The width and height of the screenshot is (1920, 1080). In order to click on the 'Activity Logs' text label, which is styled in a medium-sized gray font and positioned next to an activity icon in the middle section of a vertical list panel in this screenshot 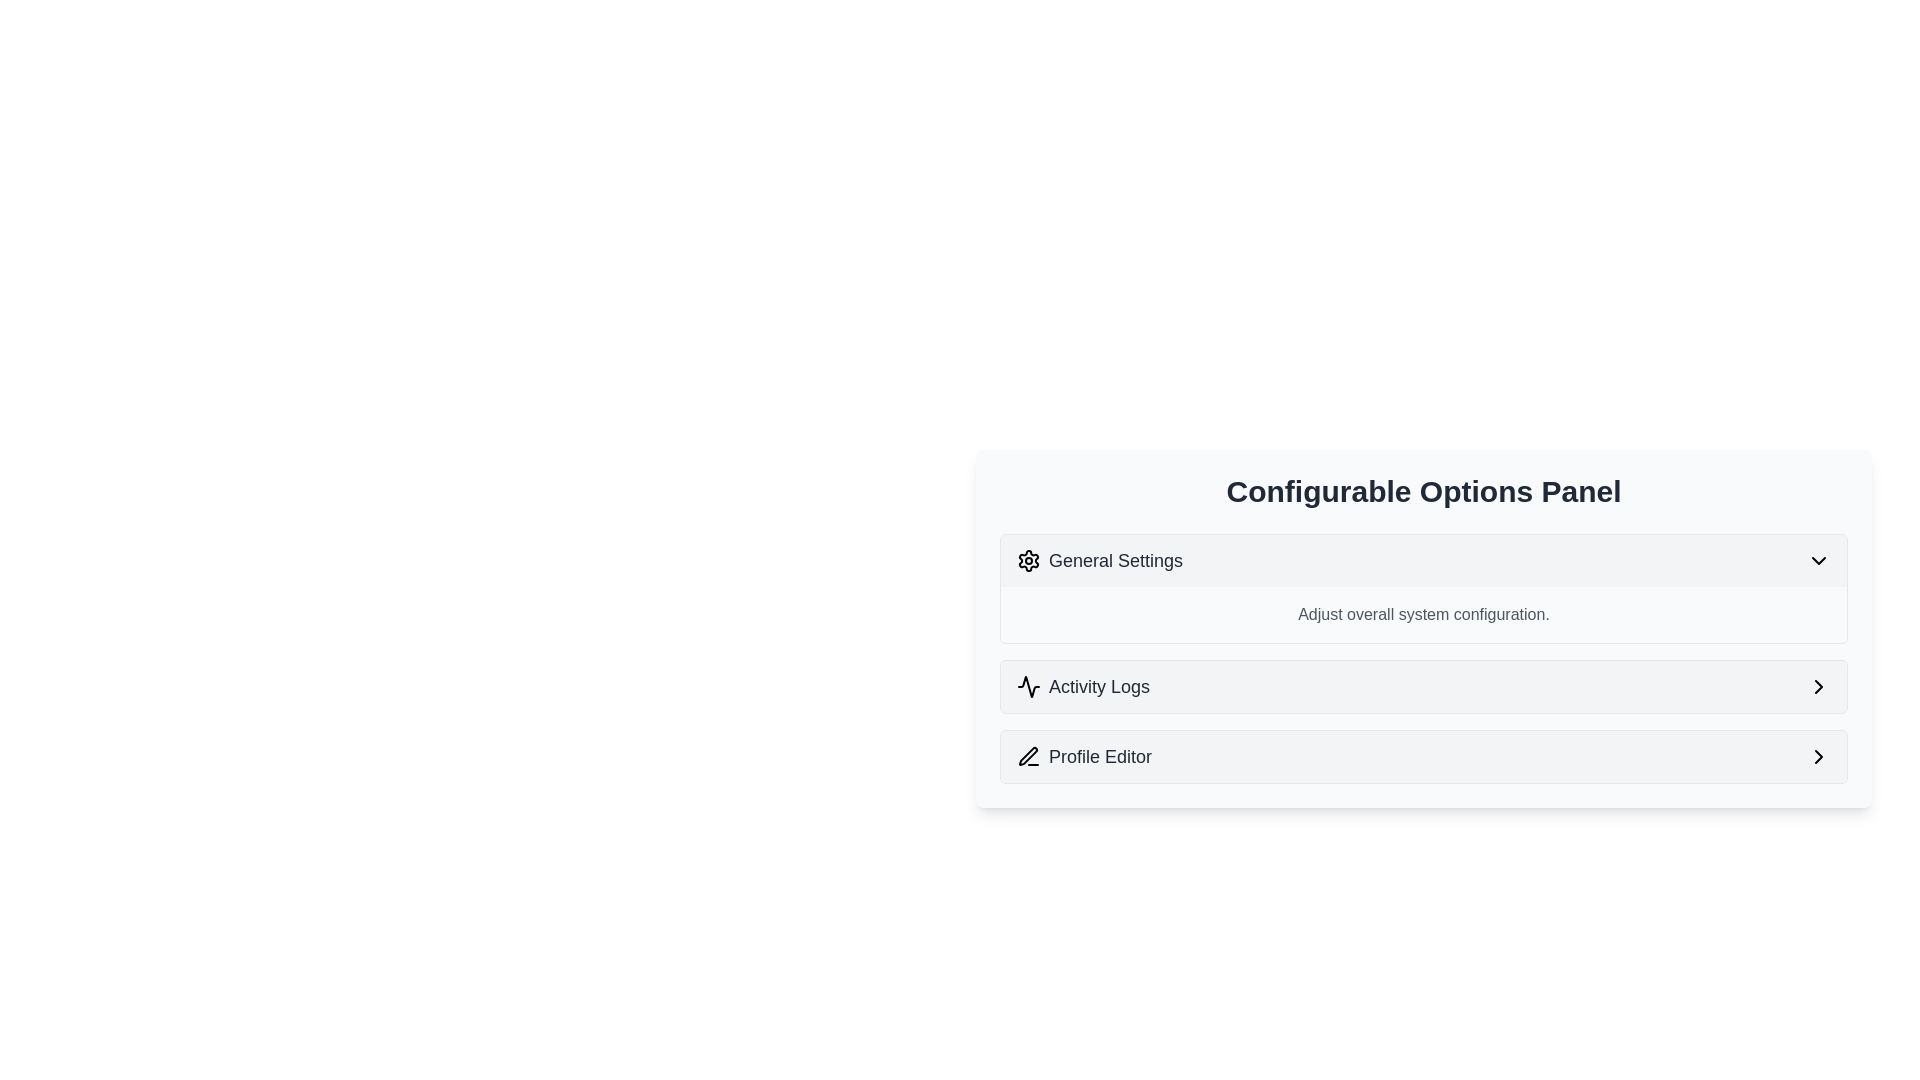, I will do `click(1098, 685)`.